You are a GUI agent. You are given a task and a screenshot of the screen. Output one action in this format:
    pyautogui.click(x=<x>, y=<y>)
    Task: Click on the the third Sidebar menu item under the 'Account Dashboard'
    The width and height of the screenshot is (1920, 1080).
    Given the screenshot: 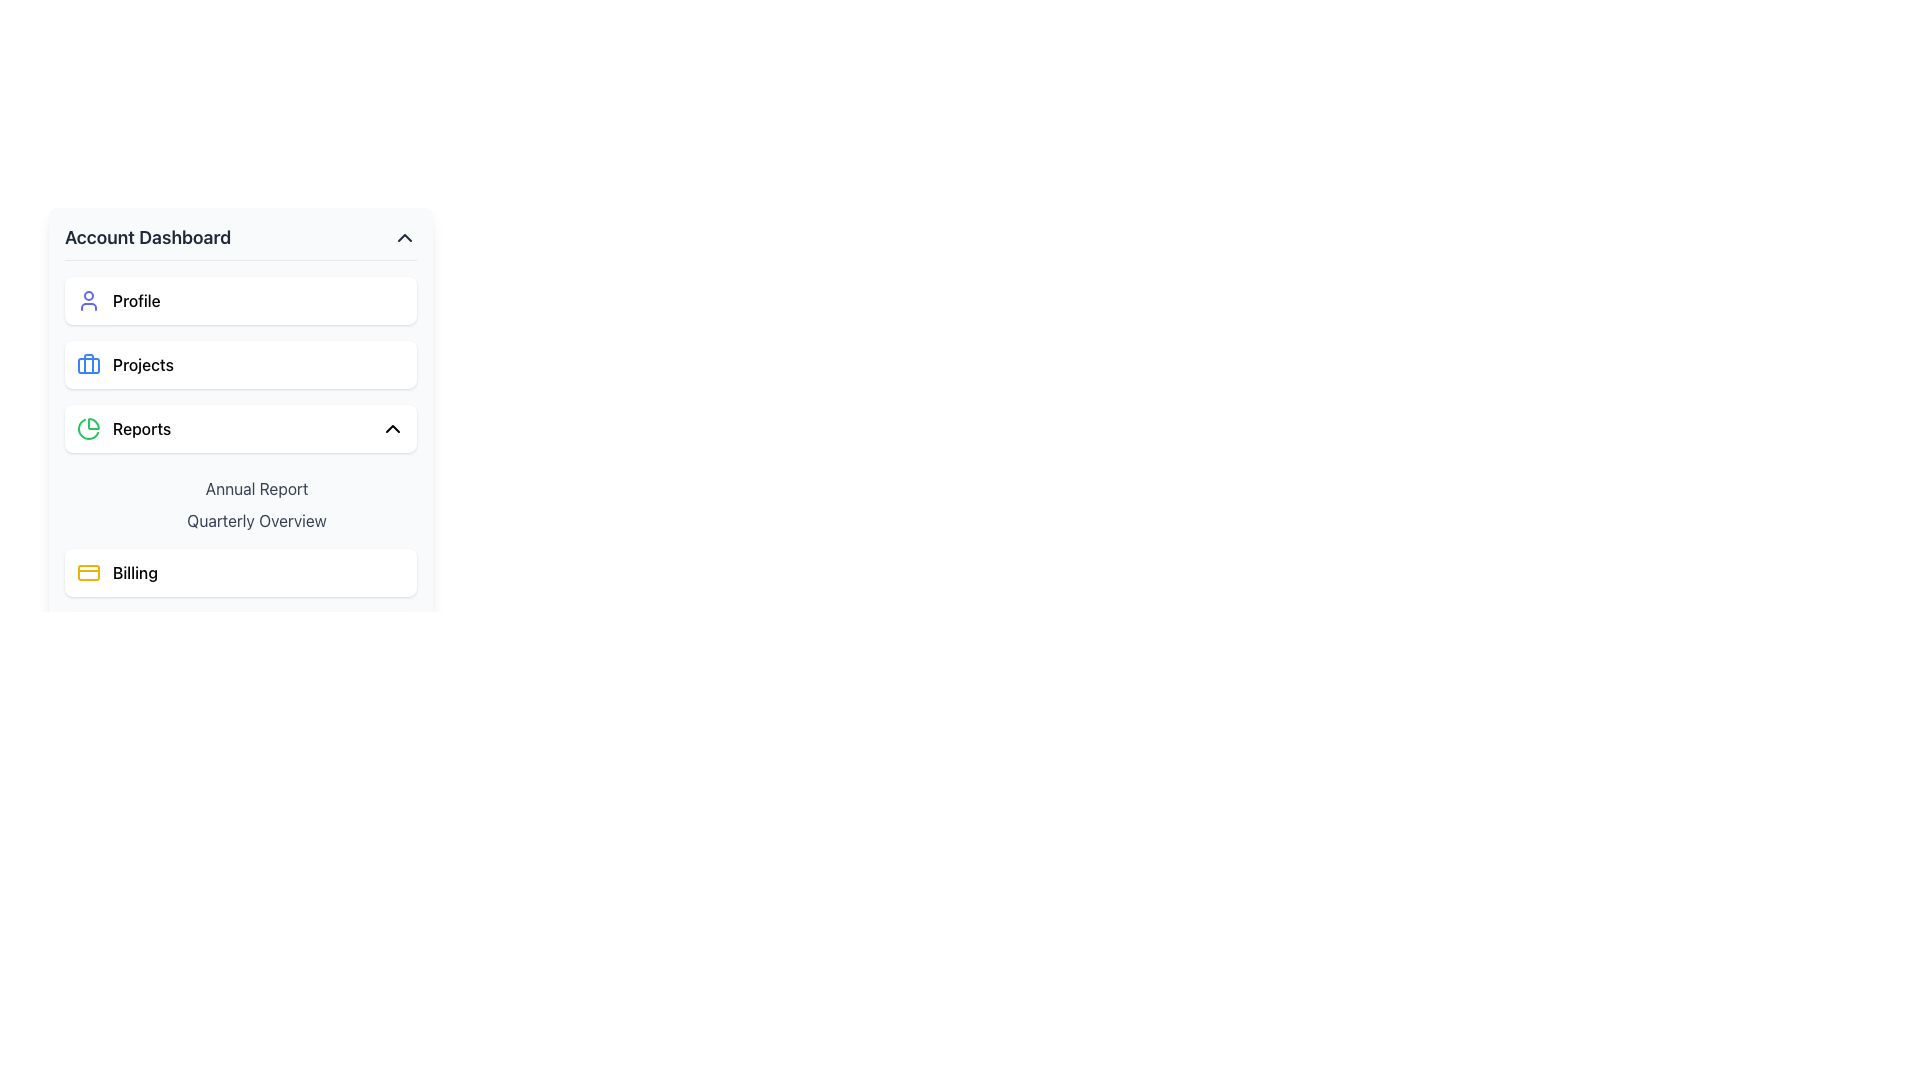 What is the action you would take?
    pyautogui.click(x=240, y=427)
    